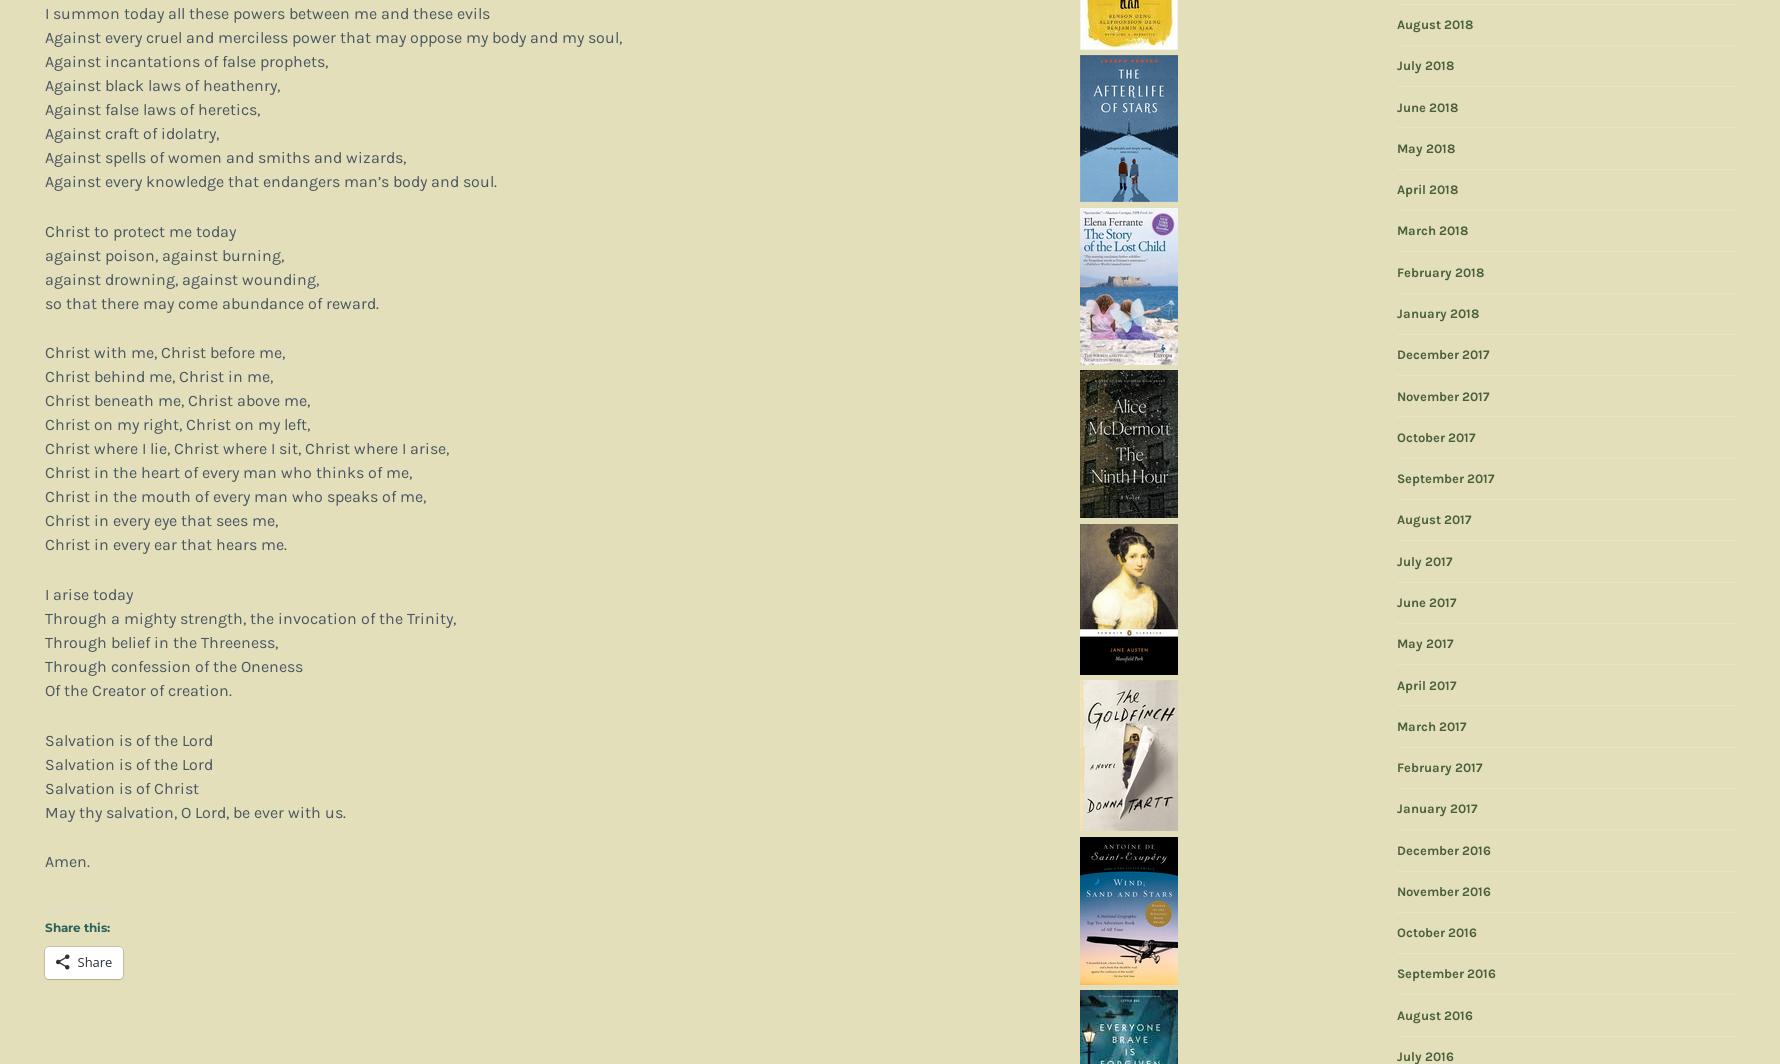  What do you see at coordinates (1444, 478) in the screenshot?
I see `'September 2017'` at bounding box center [1444, 478].